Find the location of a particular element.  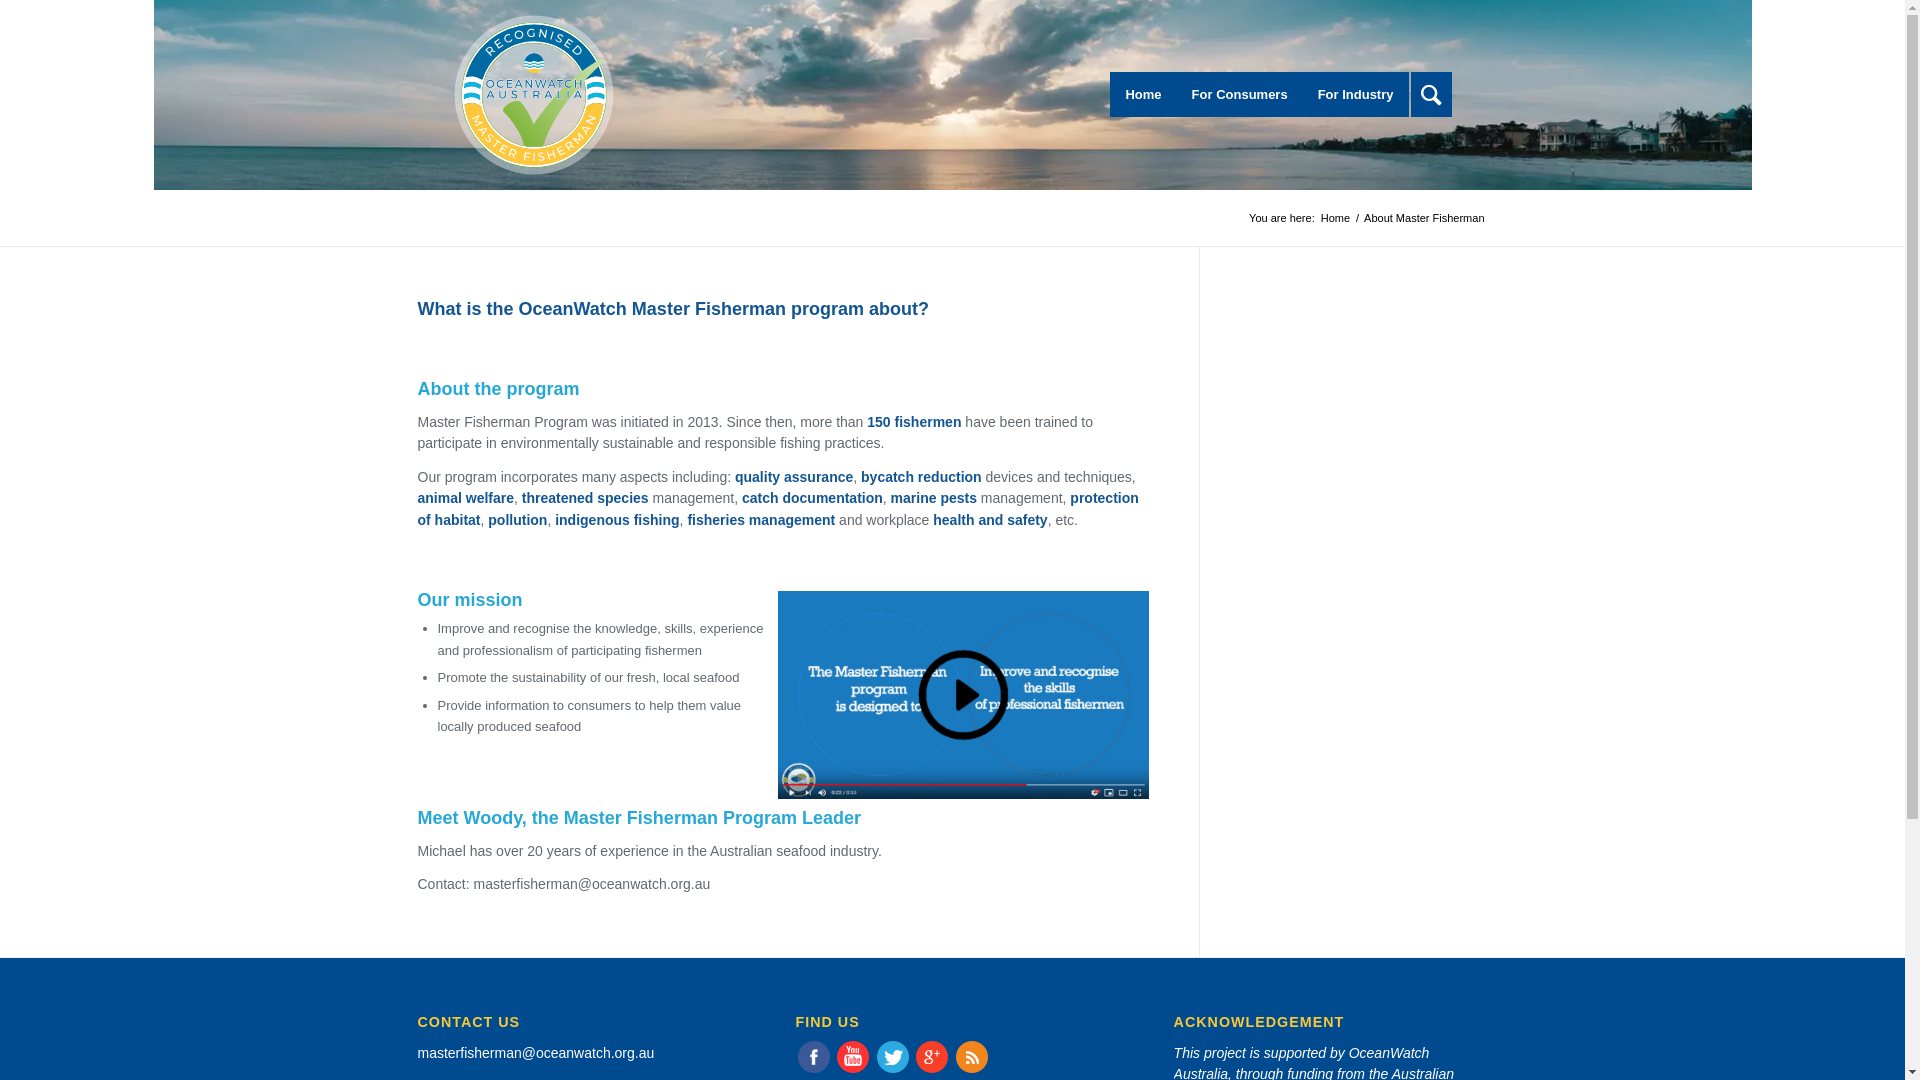

'Faebook ' is located at coordinates (814, 1055).